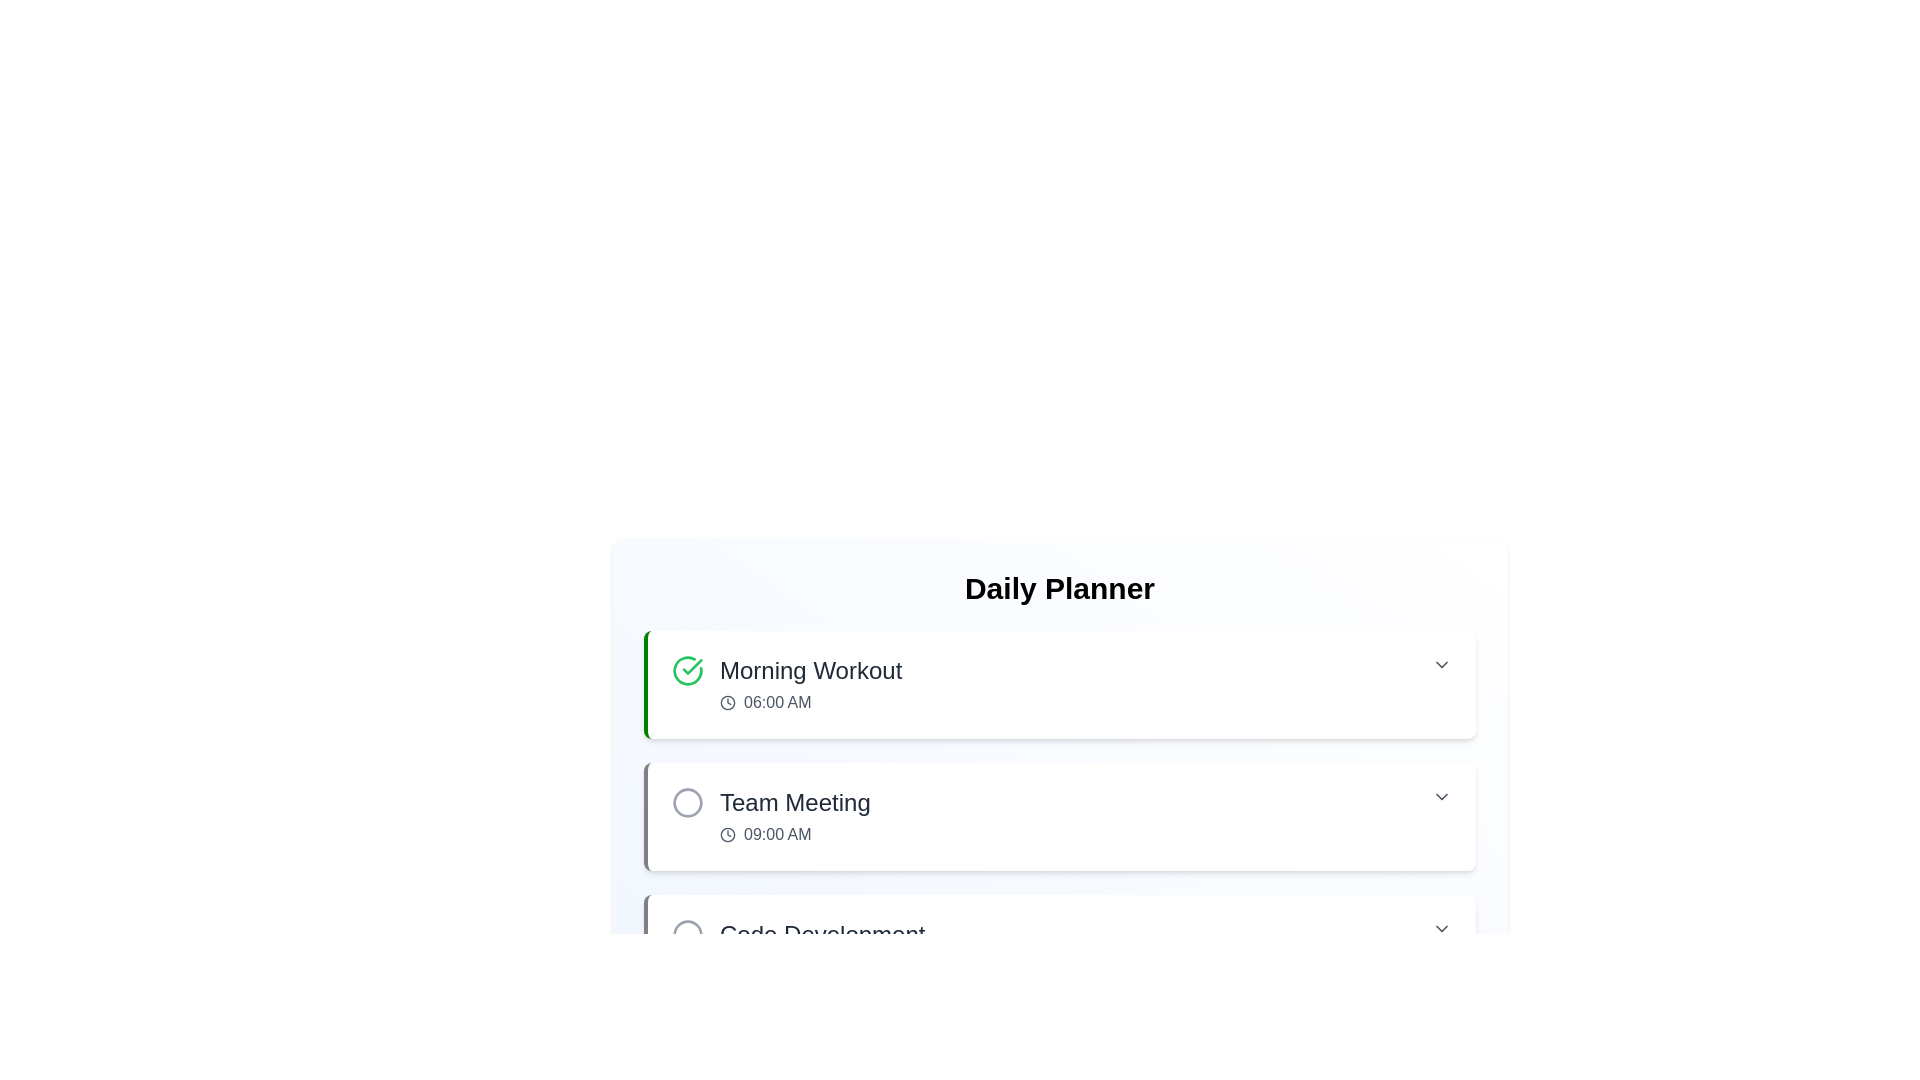 This screenshot has height=1080, width=1920. I want to click on the circular icon with a thin outline located to the left of the 'Code Development' text in the 'Daily Planner' interface, so click(687, 934).